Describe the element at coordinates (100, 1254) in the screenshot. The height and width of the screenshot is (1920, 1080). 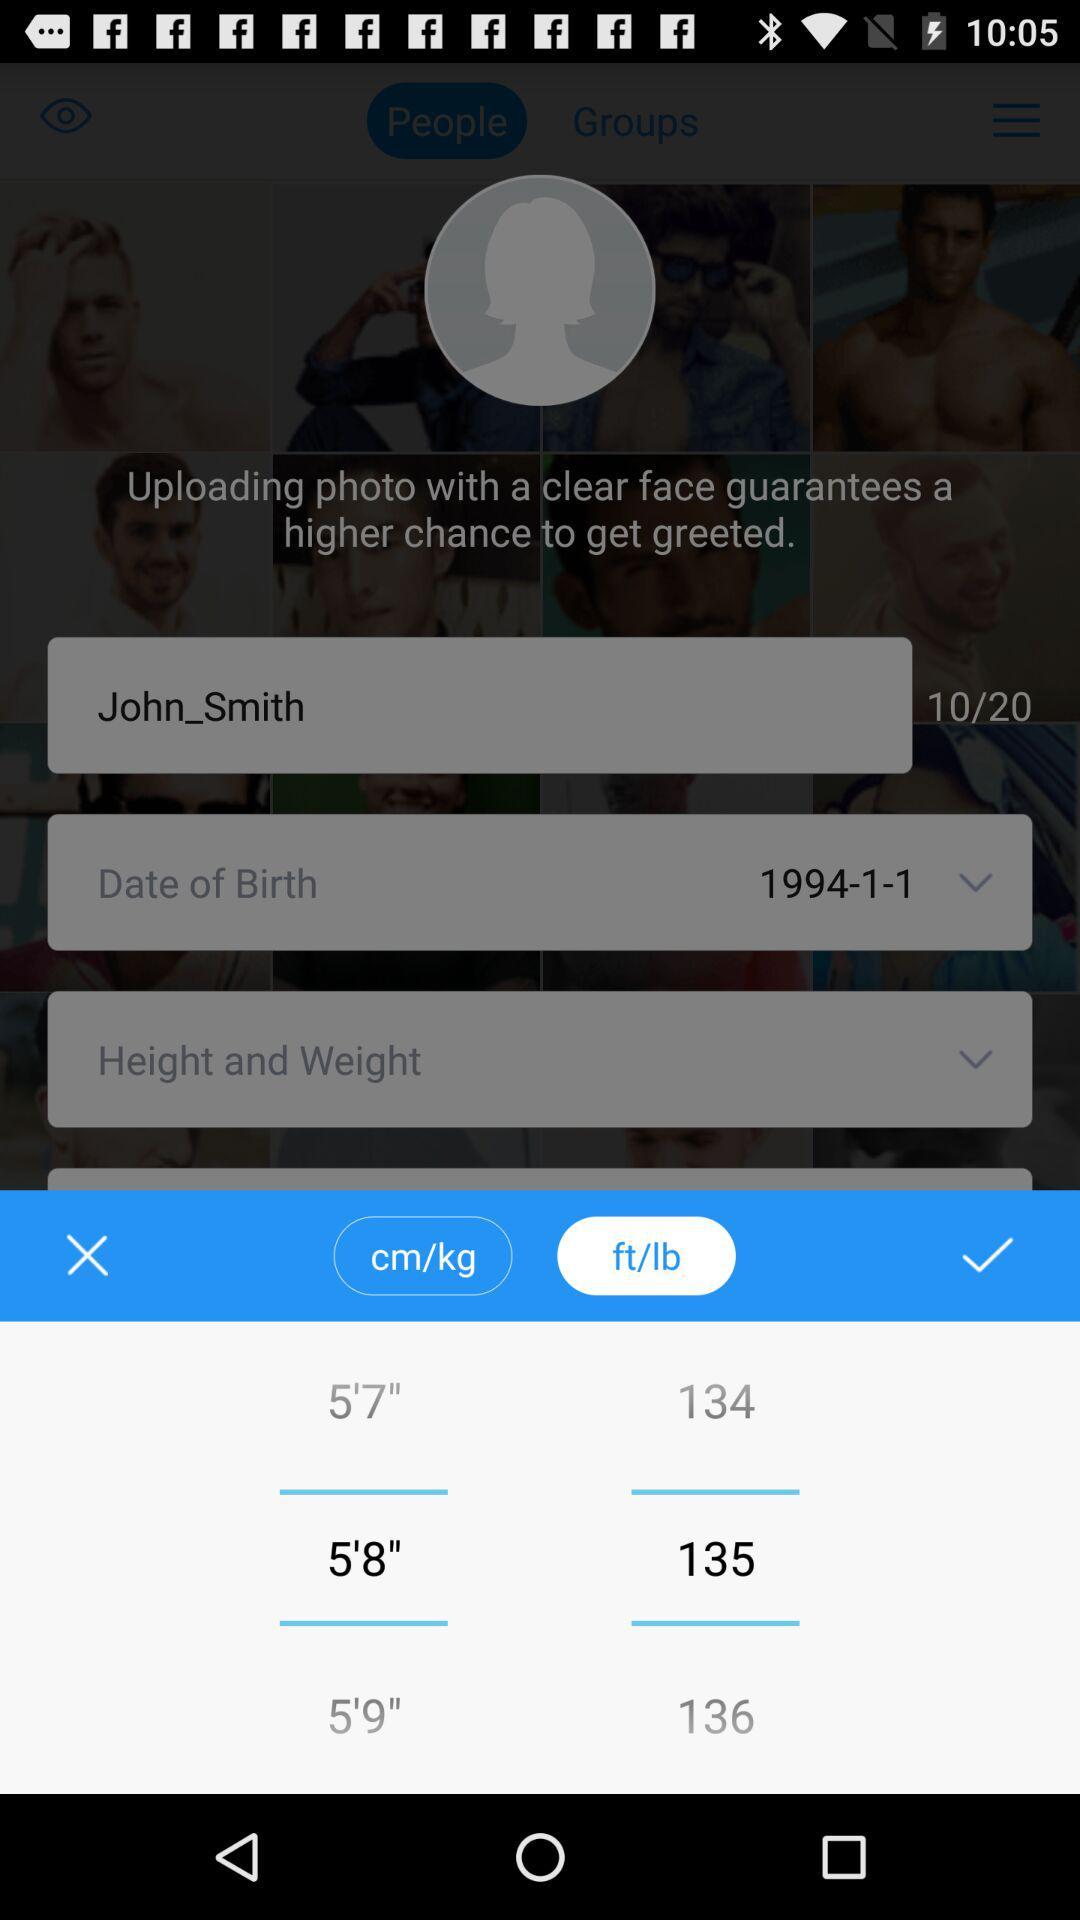
I see `height and weight` at that location.